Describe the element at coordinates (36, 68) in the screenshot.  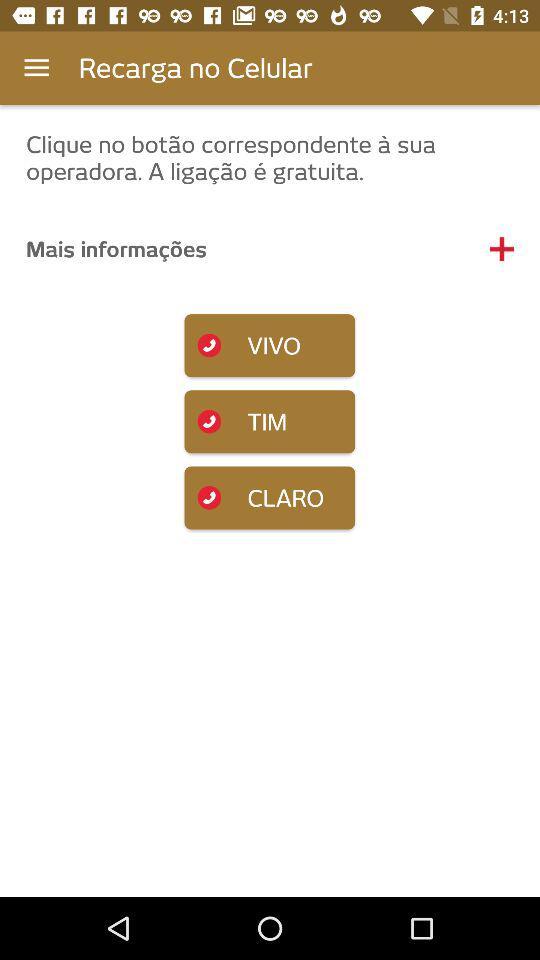
I see `the icon next to the recarga no celular item` at that location.